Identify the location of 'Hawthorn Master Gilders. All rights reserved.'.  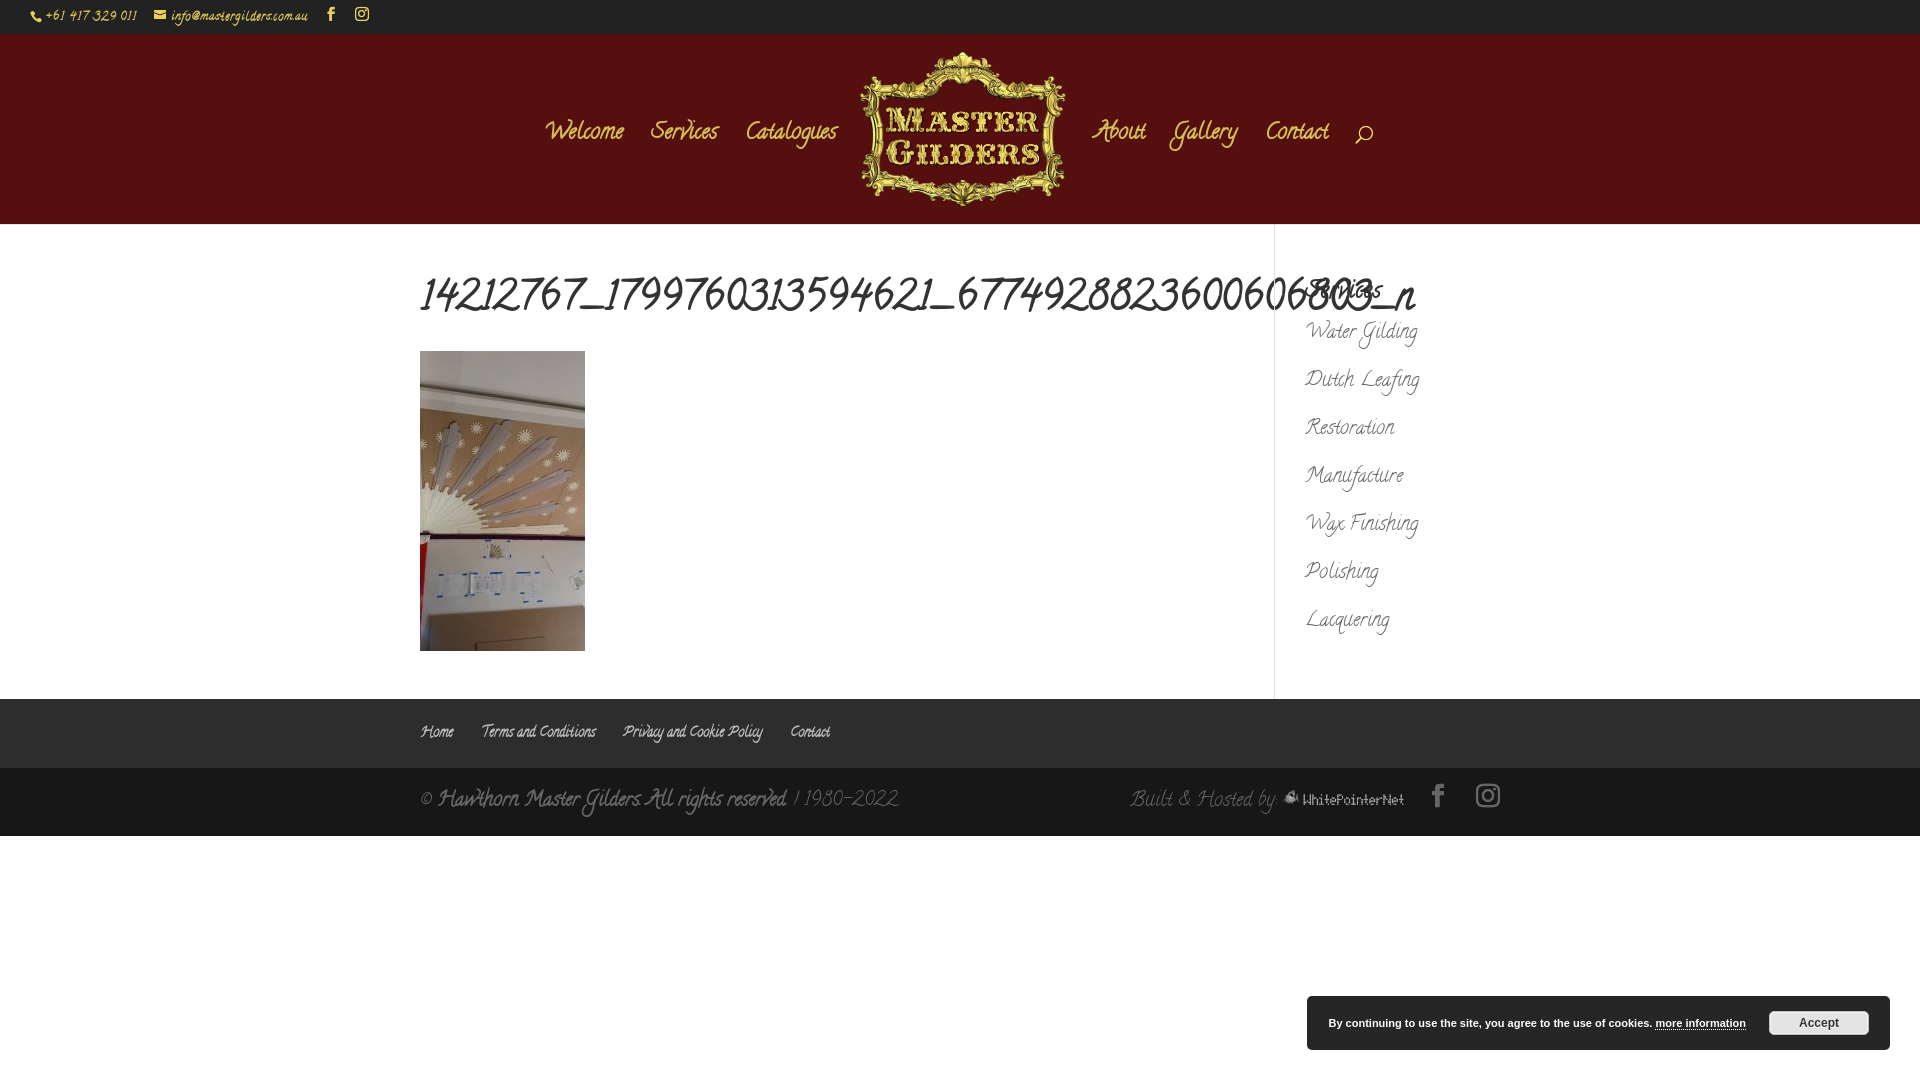
(610, 800).